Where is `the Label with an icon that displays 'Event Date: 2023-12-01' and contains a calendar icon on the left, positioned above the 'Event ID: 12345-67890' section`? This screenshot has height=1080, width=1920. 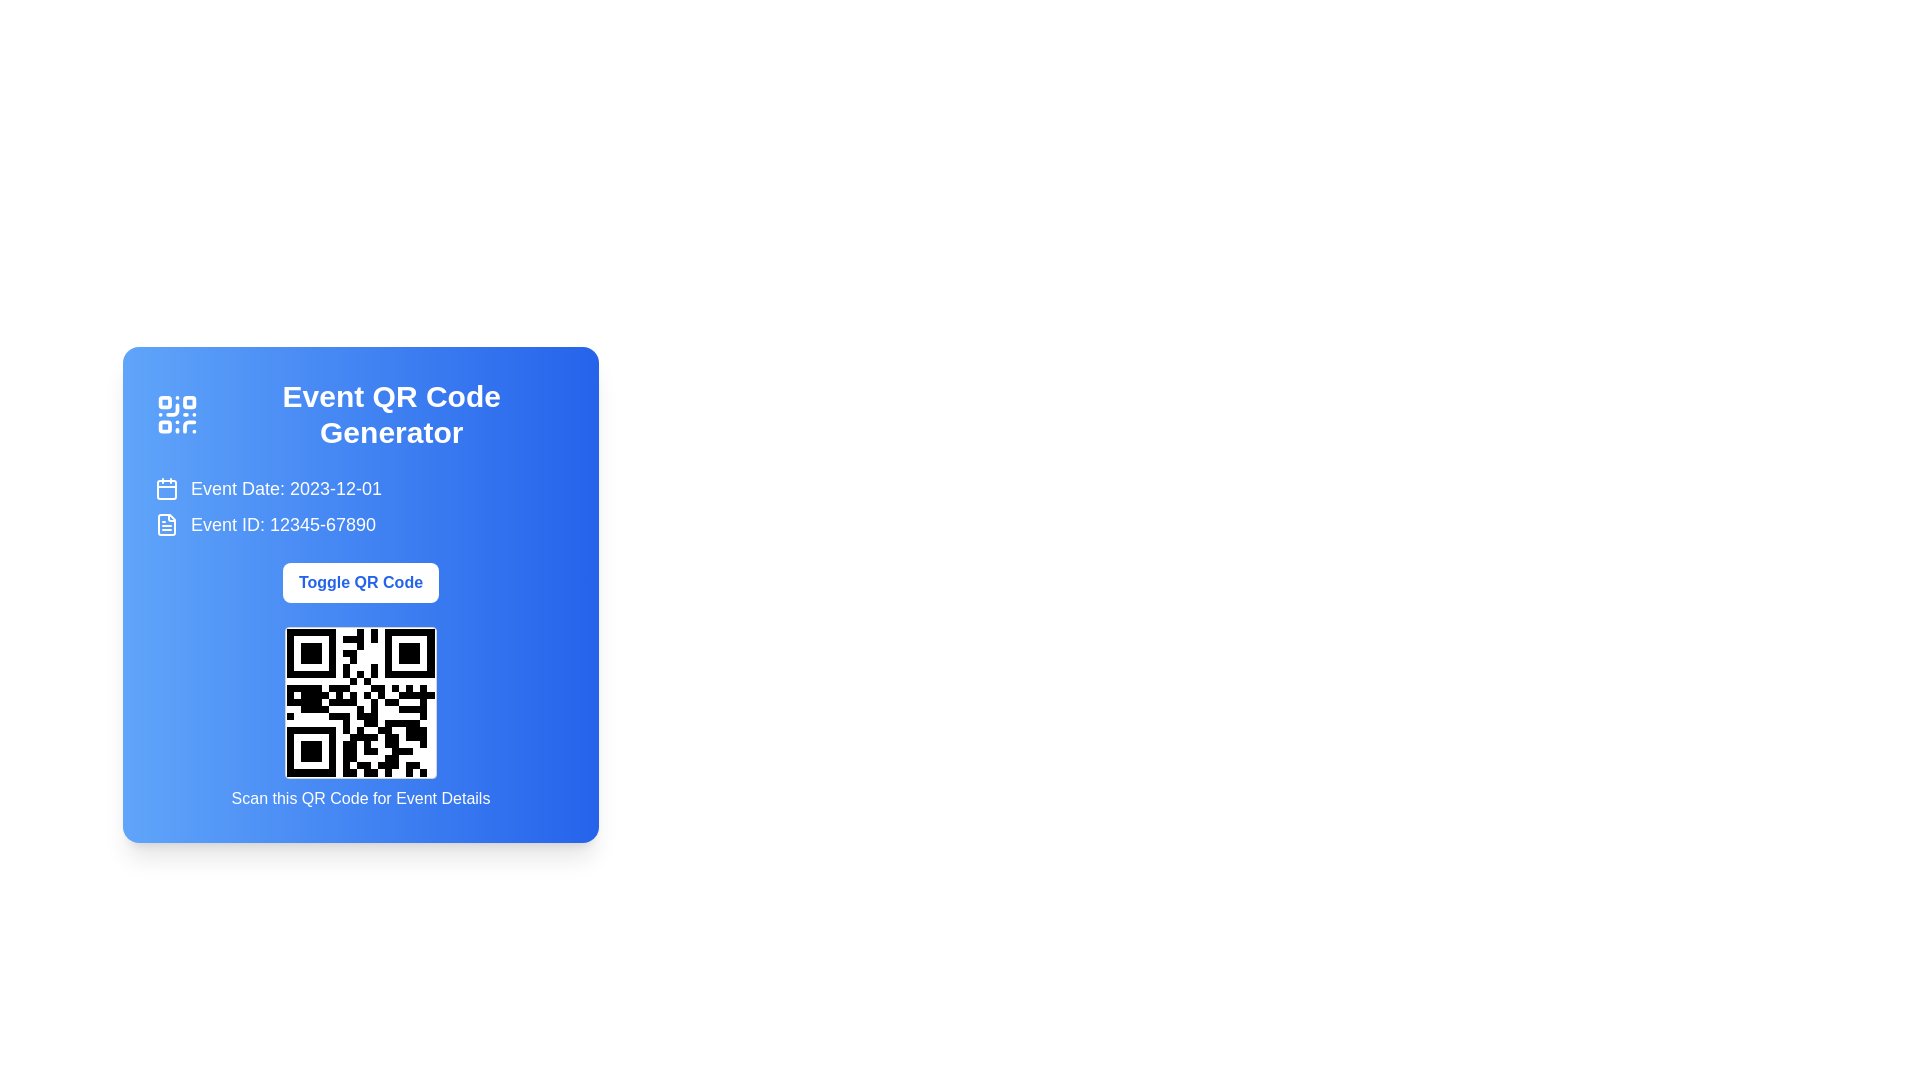
the Label with an icon that displays 'Event Date: 2023-12-01' and contains a calendar icon on the left, positioned above the 'Event ID: 12345-67890' section is located at coordinates (267, 489).